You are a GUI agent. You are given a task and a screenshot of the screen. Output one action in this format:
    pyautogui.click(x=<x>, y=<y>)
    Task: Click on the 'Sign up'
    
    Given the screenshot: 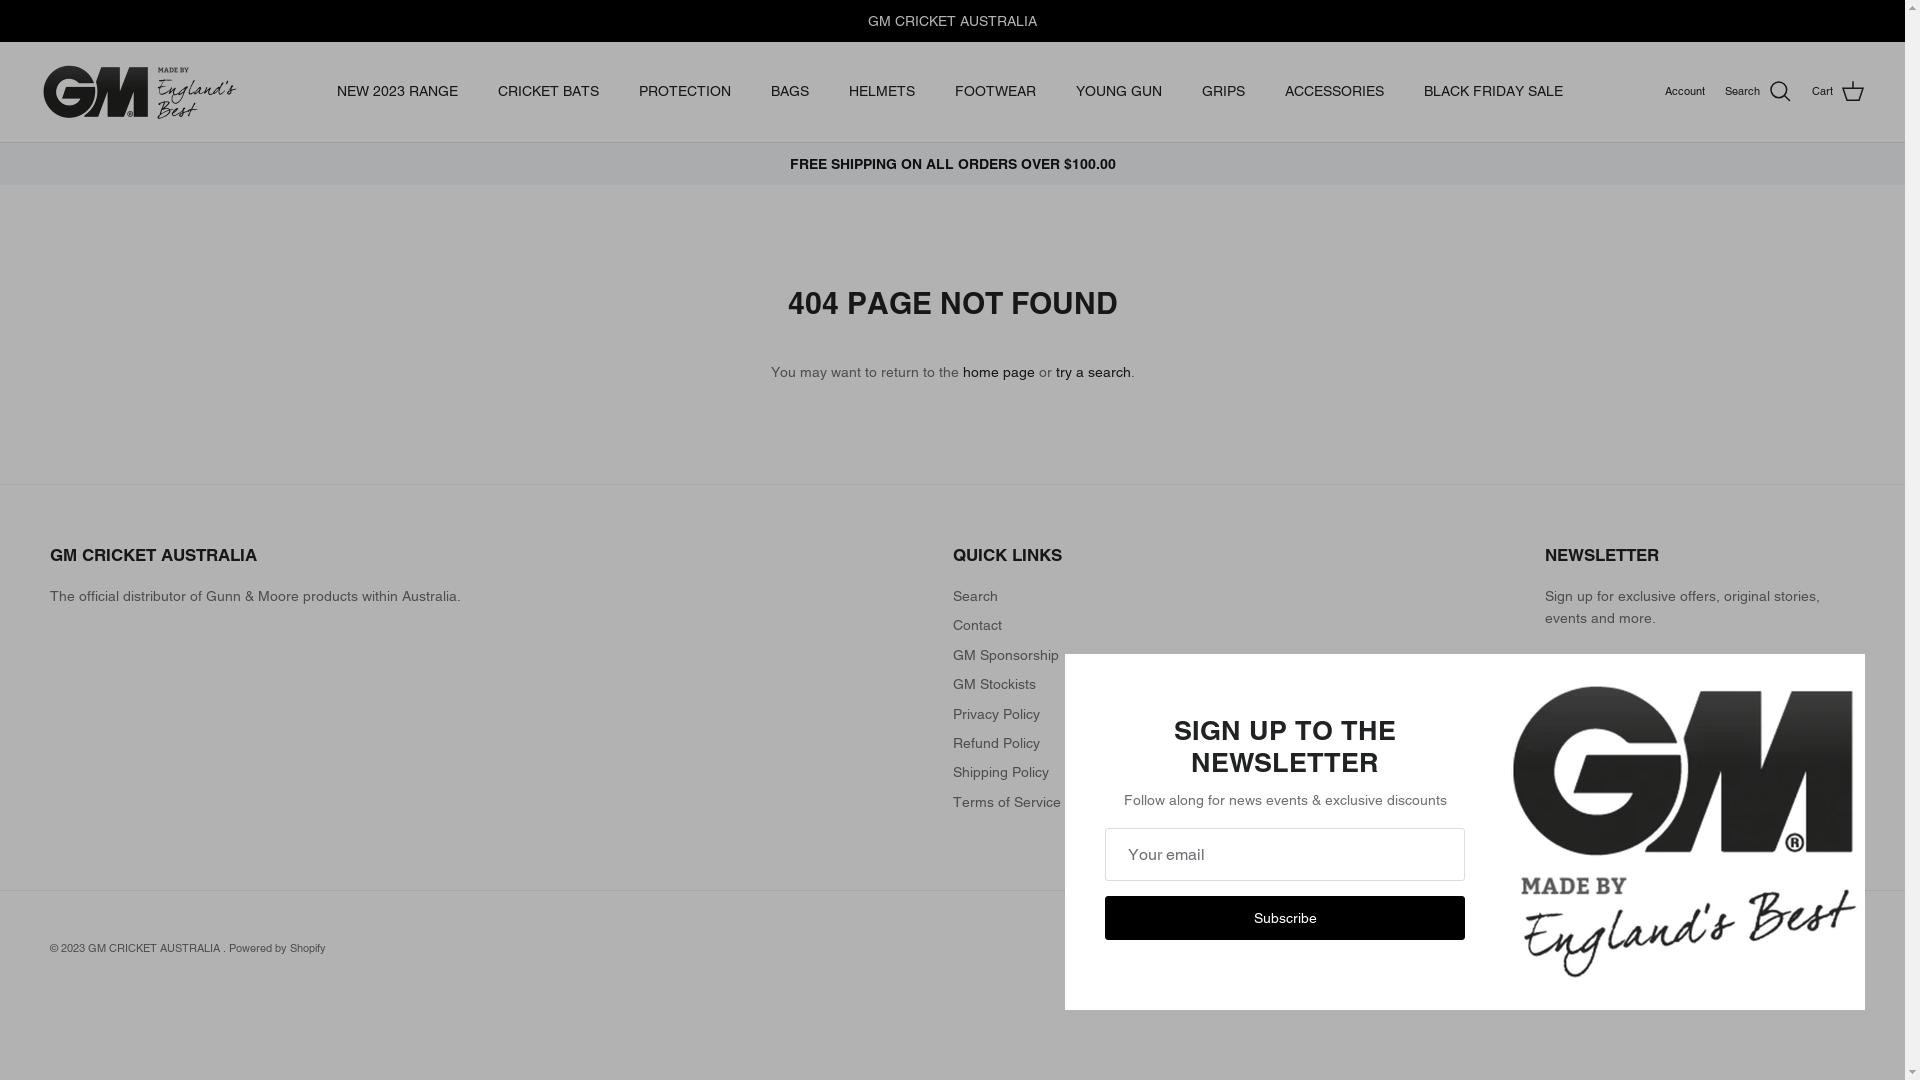 What is the action you would take?
    pyautogui.click(x=1593, y=741)
    